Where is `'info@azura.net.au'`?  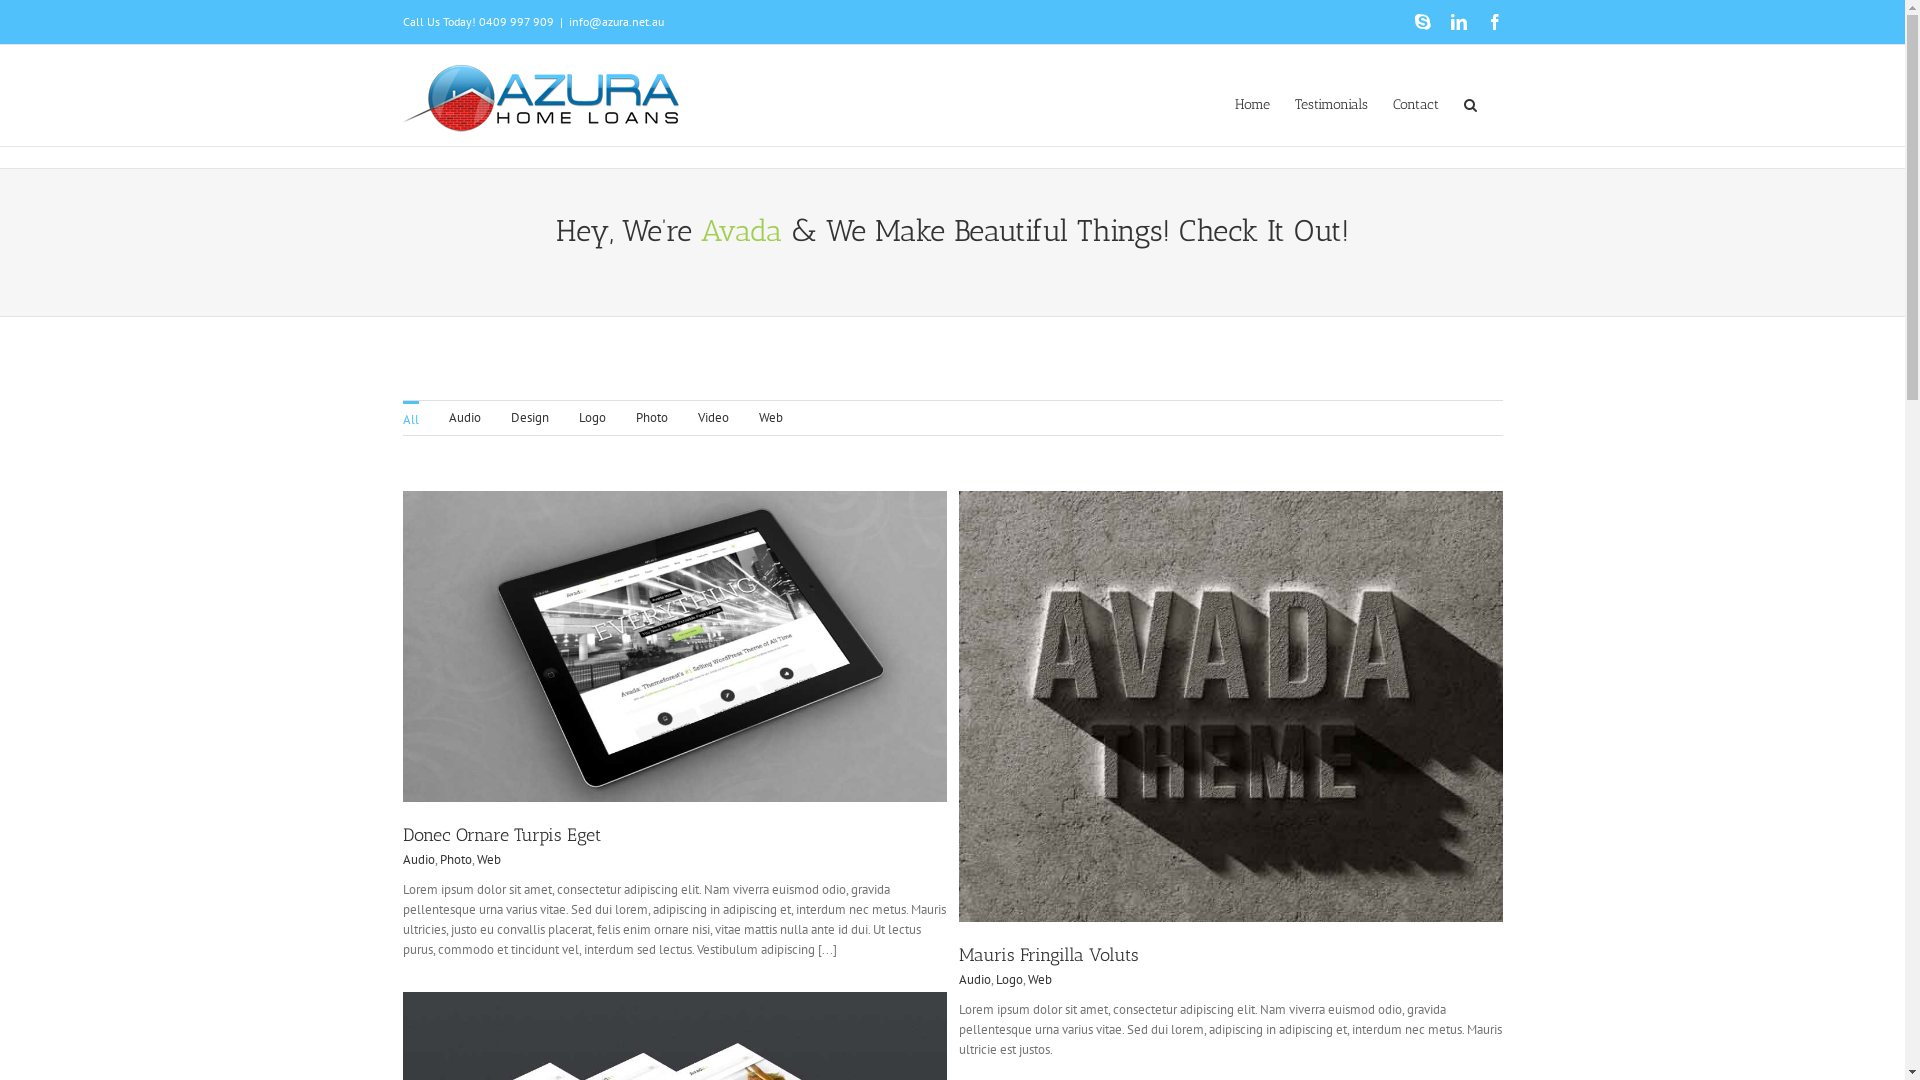 'info@azura.net.au' is located at coordinates (614, 21).